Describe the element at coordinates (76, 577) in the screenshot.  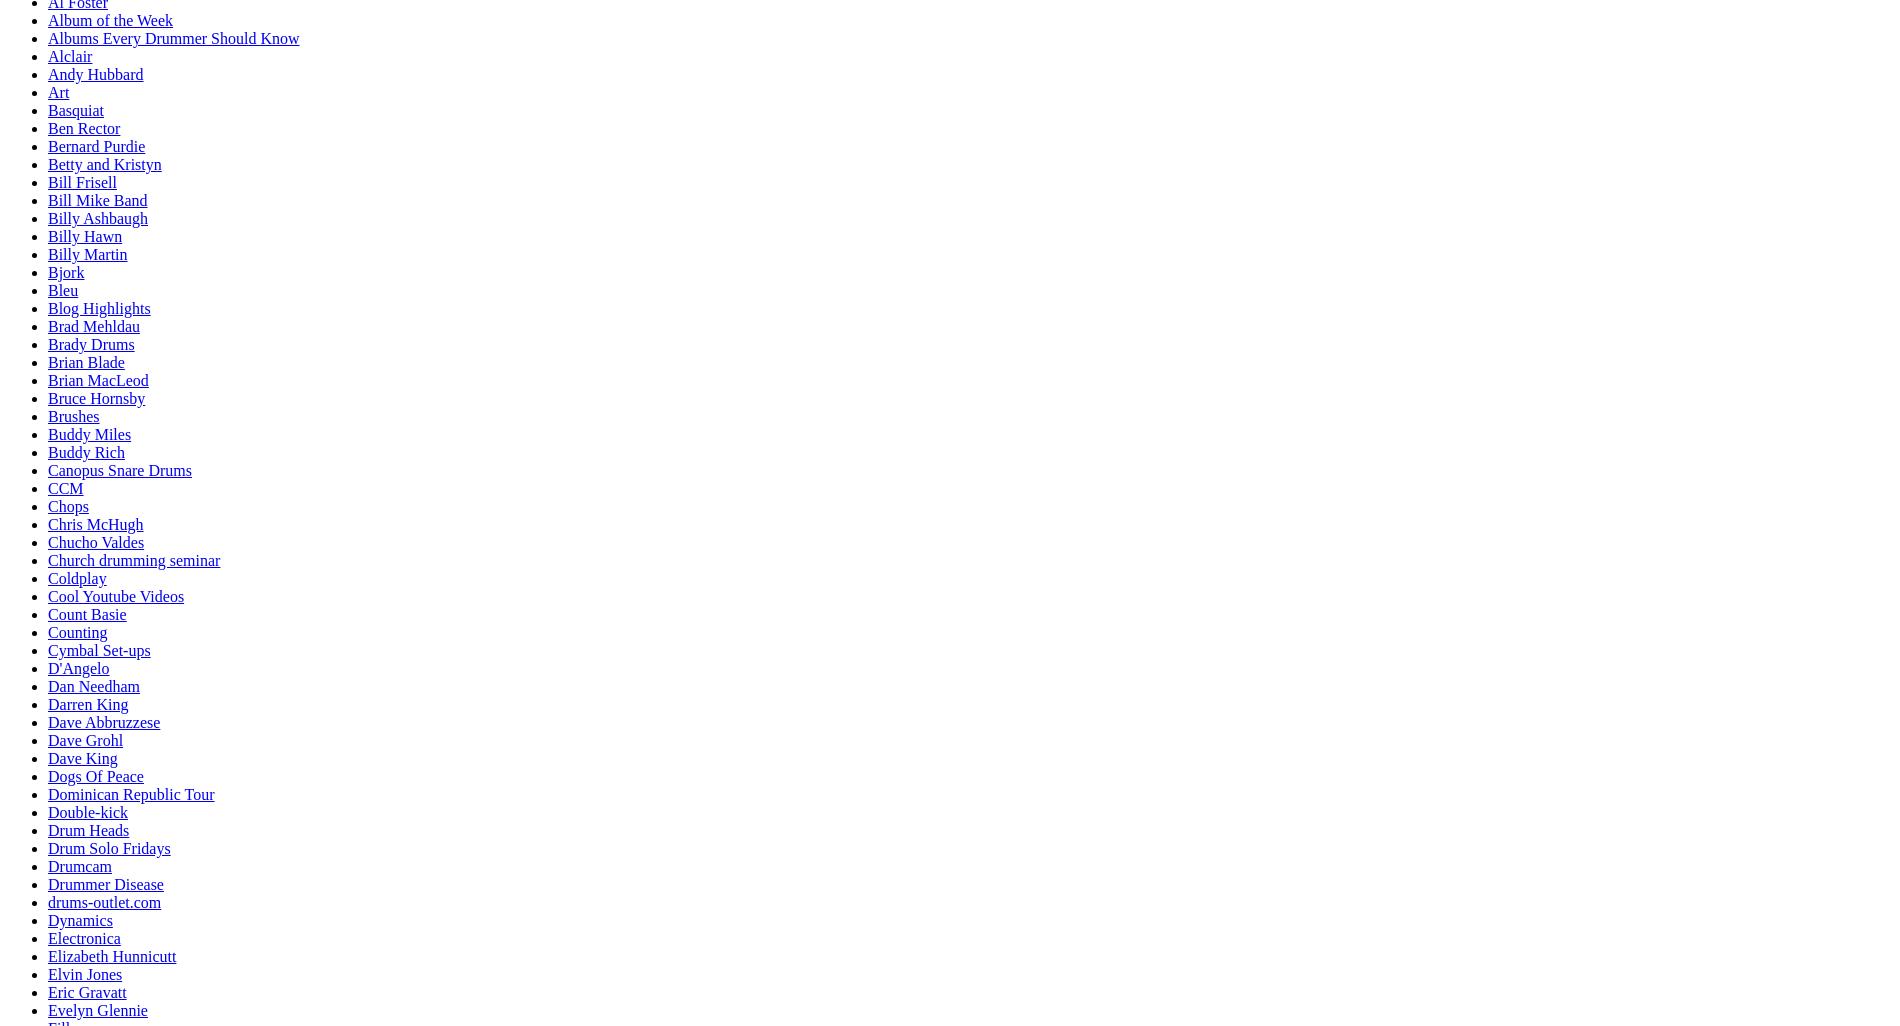
I see `'Coldplay'` at that location.